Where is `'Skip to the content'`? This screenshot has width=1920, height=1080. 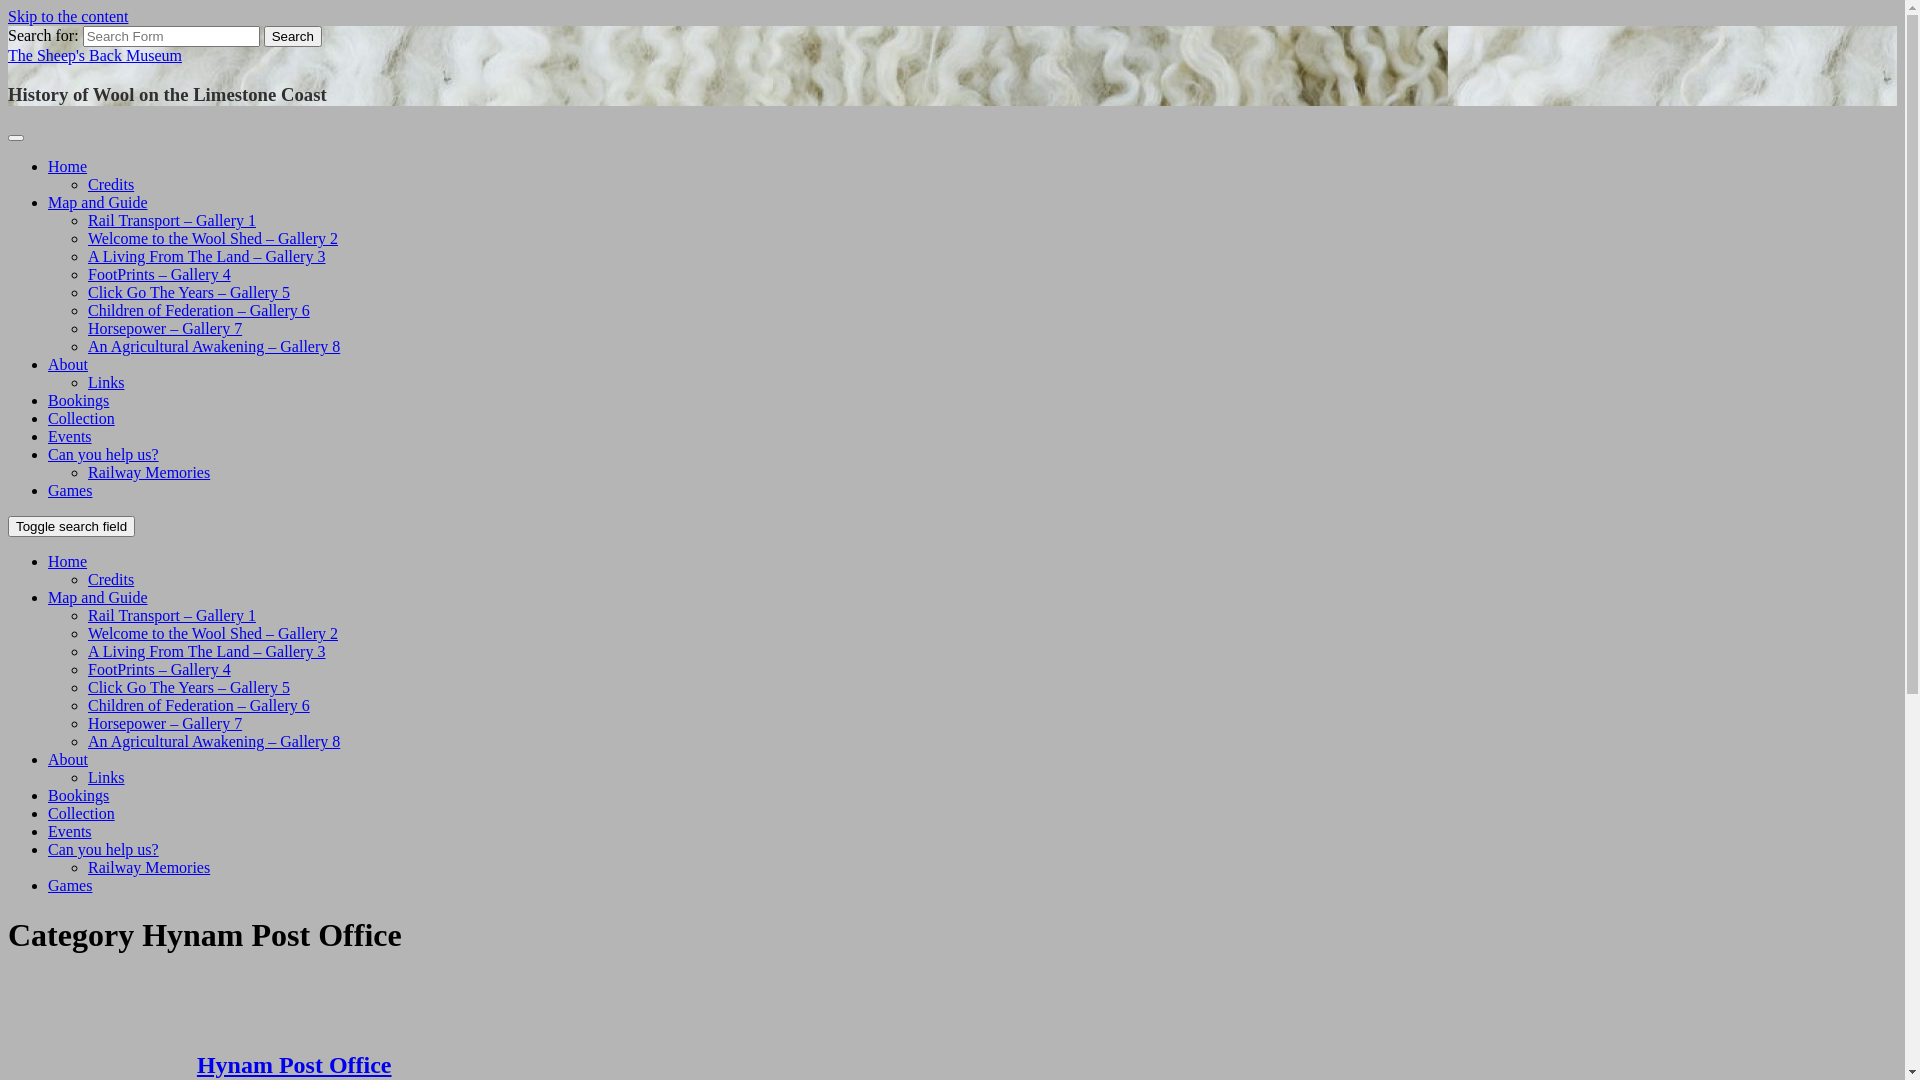
'Skip to the content' is located at coordinates (67, 16).